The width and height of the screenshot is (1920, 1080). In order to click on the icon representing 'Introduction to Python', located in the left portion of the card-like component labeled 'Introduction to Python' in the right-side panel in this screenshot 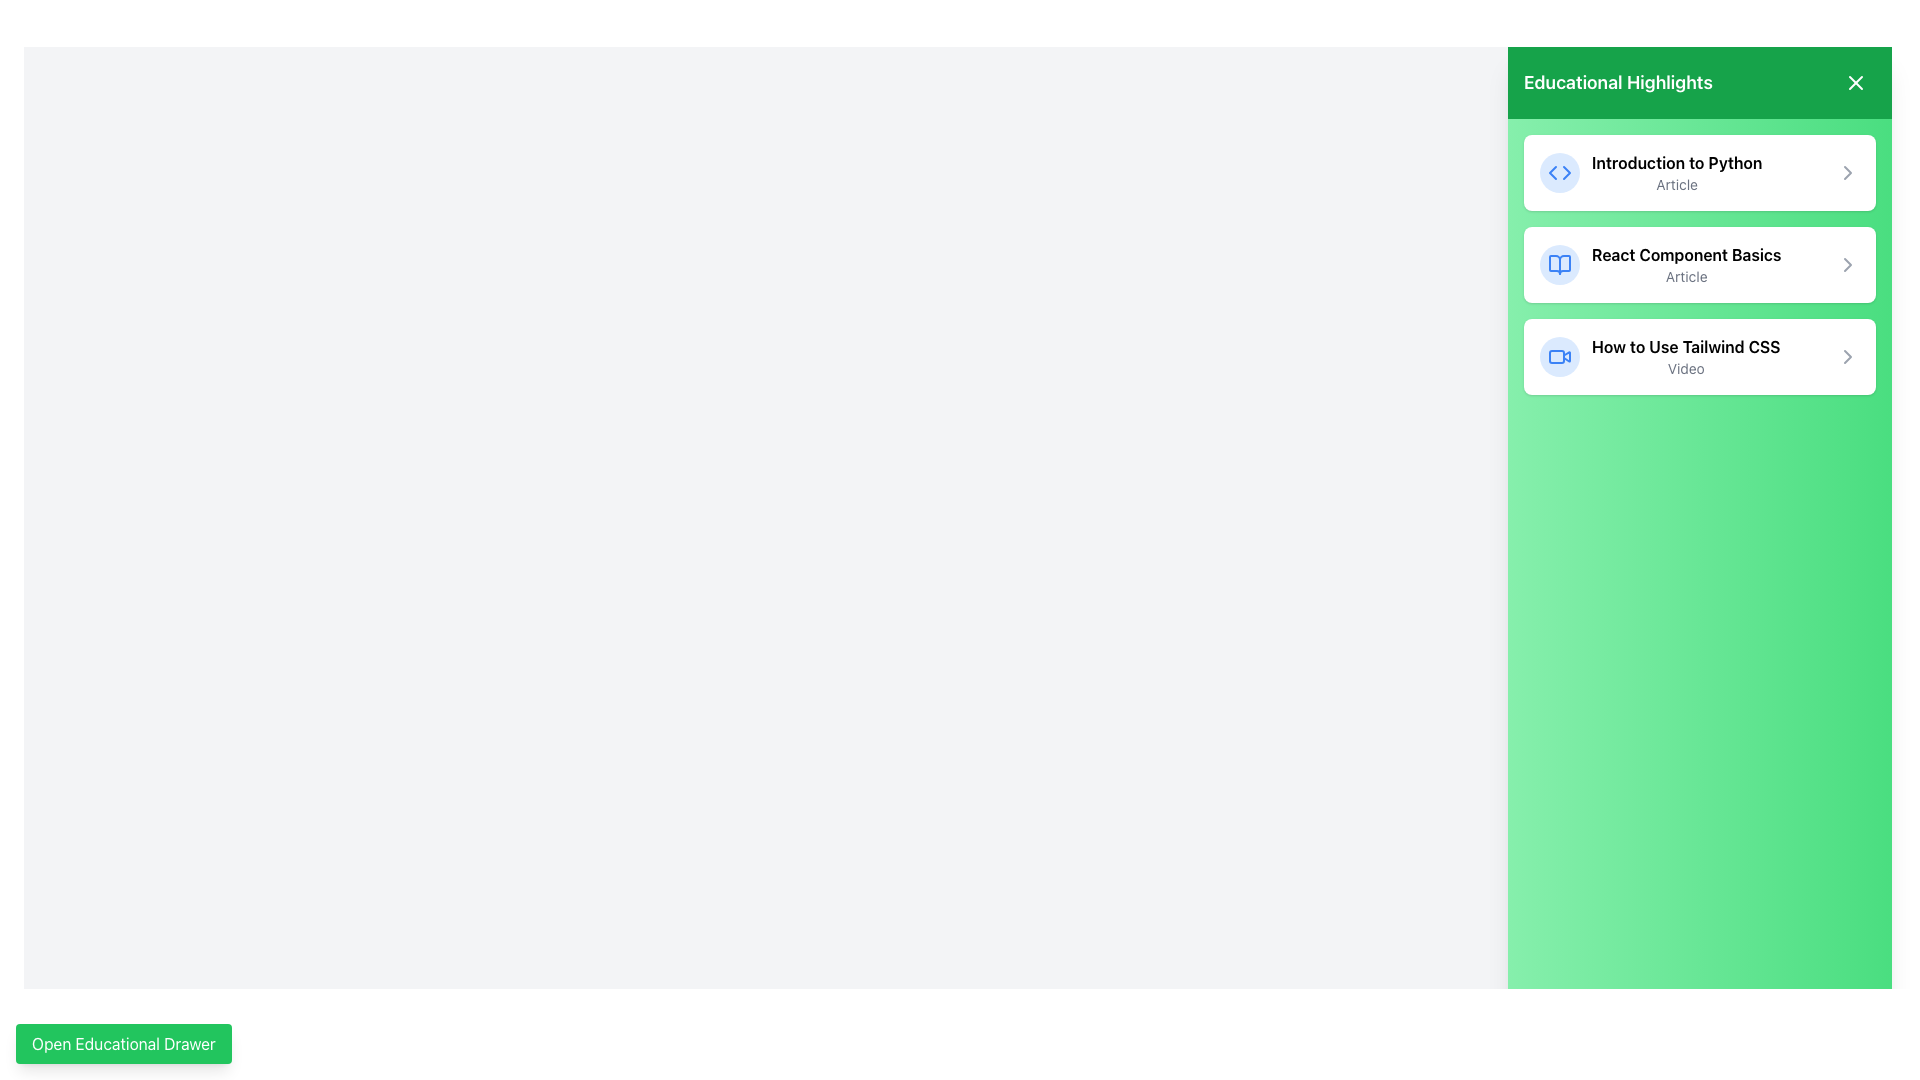, I will do `click(1559, 172)`.